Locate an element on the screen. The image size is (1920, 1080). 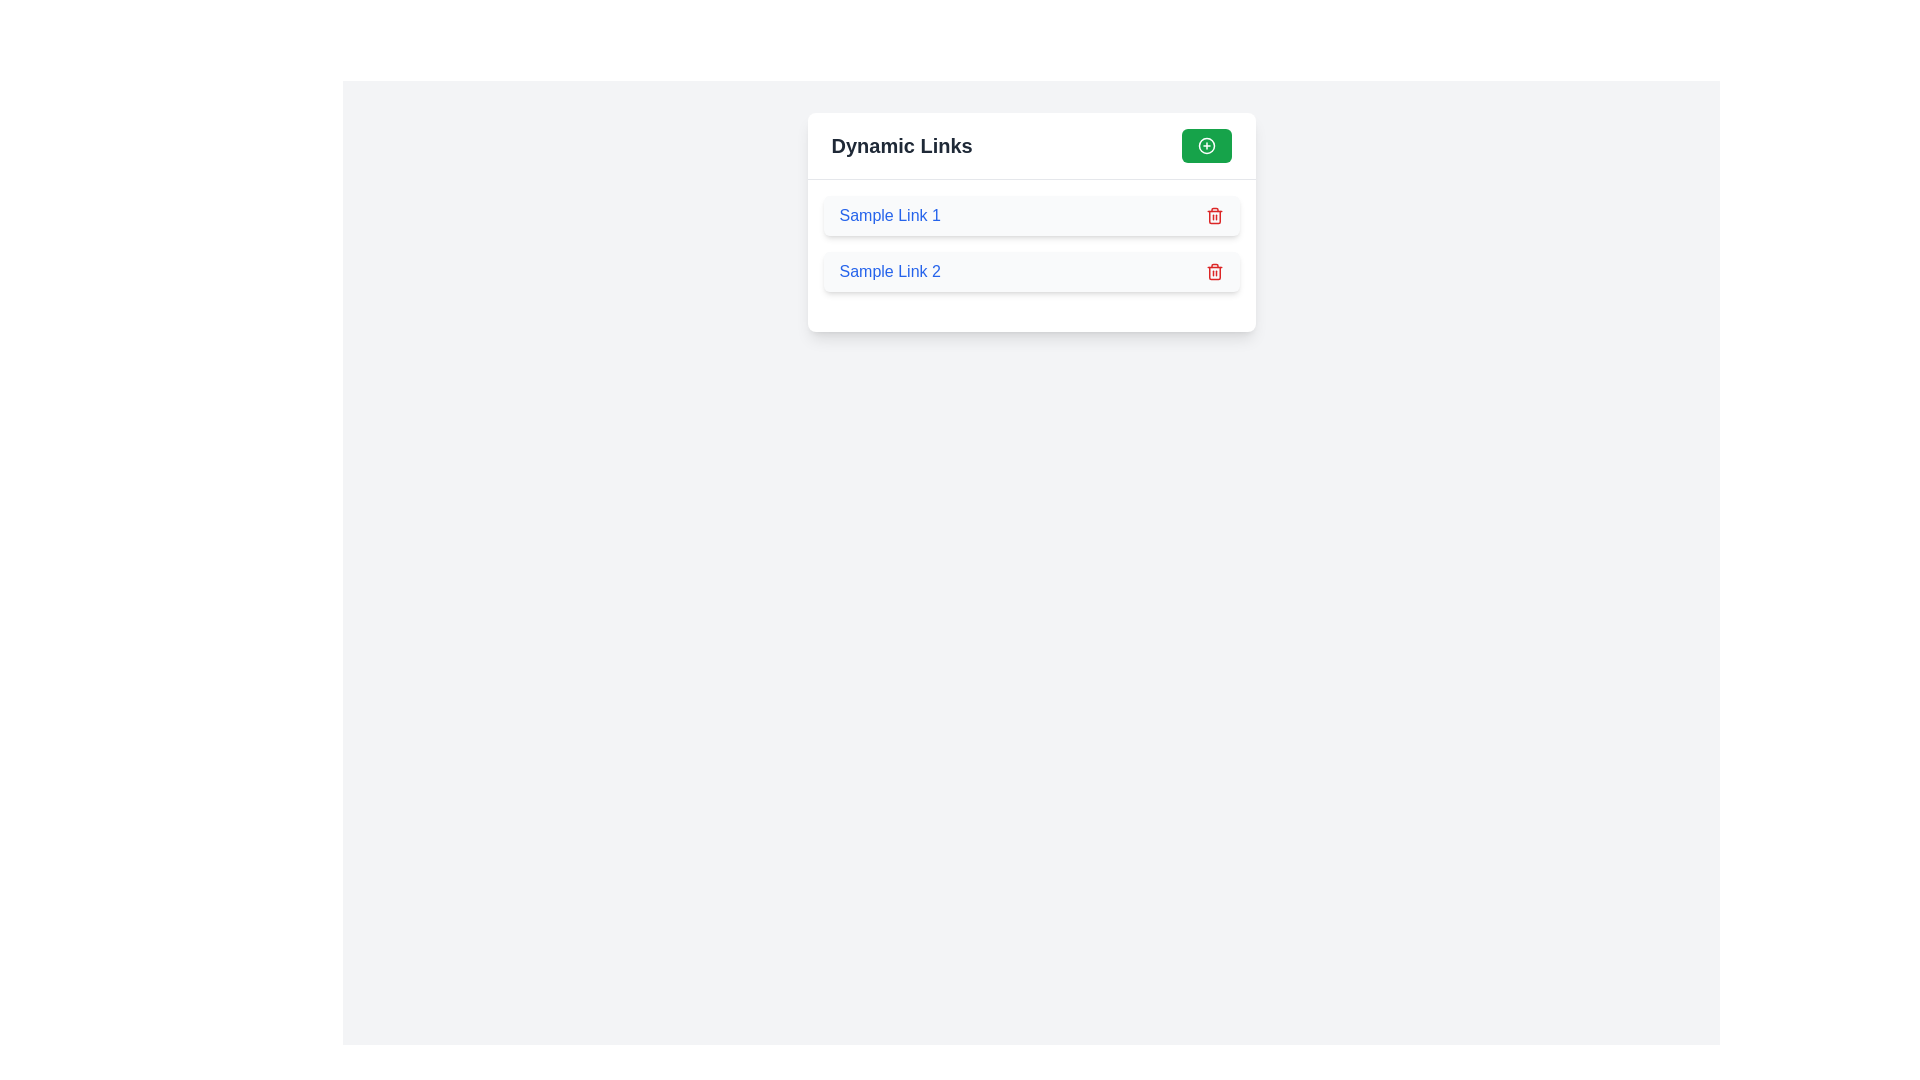
the delete button represented by a red-bordered trash icon adjacent to the 'Sample Link 2' text label is located at coordinates (1213, 272).